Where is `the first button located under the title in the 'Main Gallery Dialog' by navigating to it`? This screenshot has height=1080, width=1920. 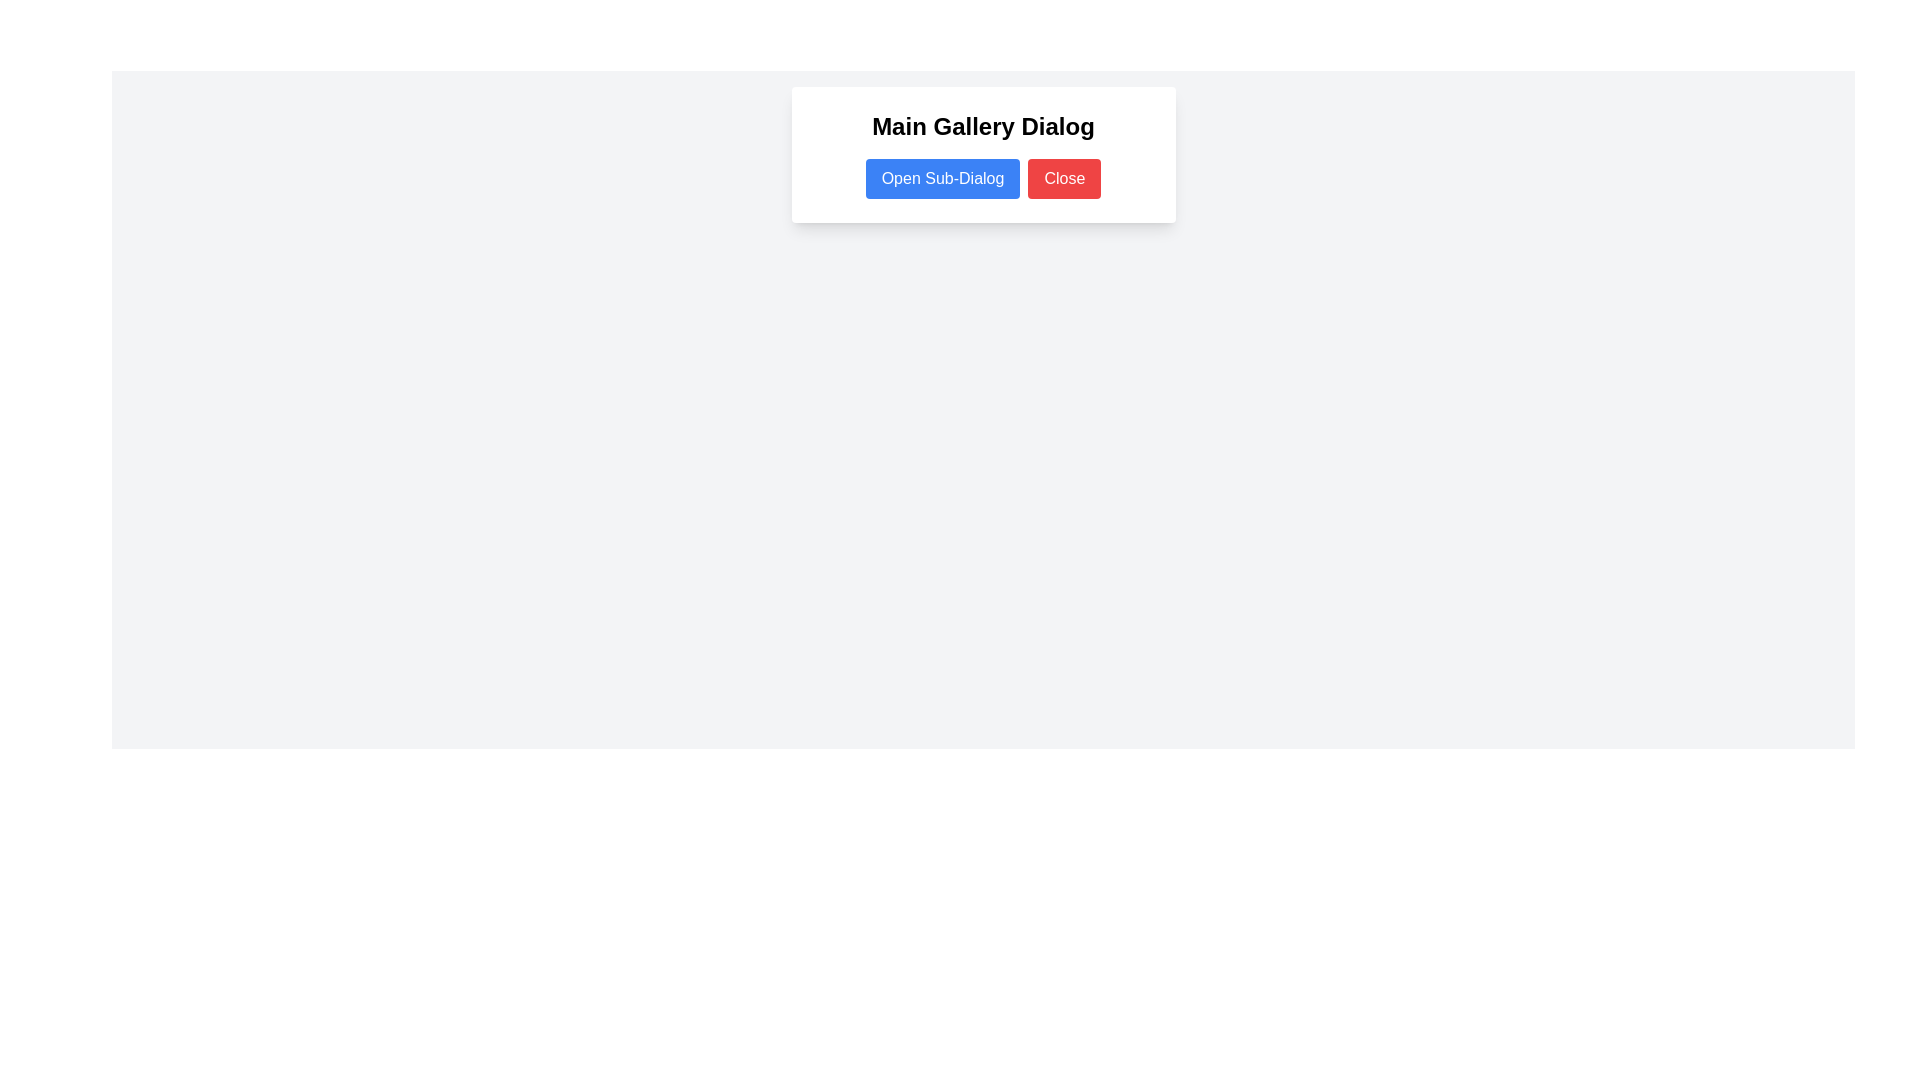
the first button located under the title in the 'Main Gallery Dialog' by navigating to it is located at coordinates (942, 177).